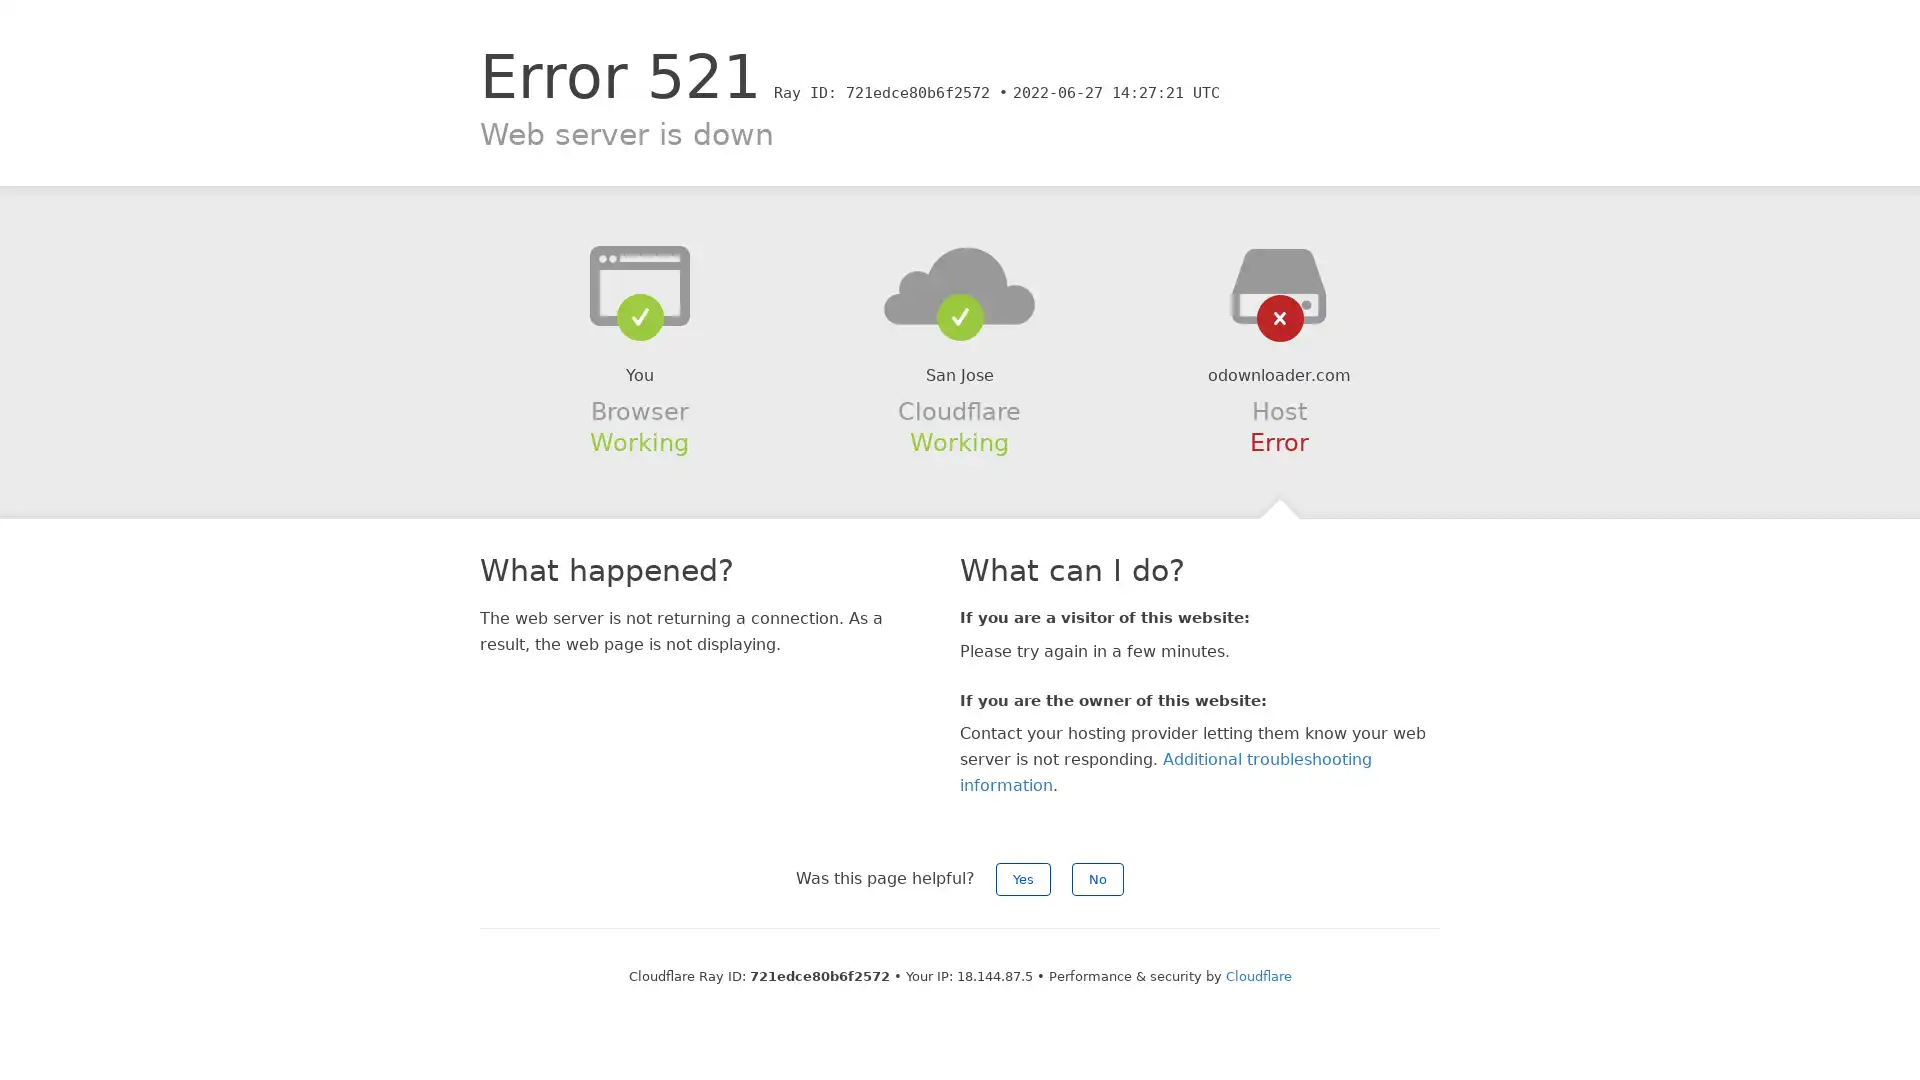 This screenshot has height=1080, width=1920. Describe the element at coordinates (1023, 878) in the screenshot. I see `Yes` at that location.